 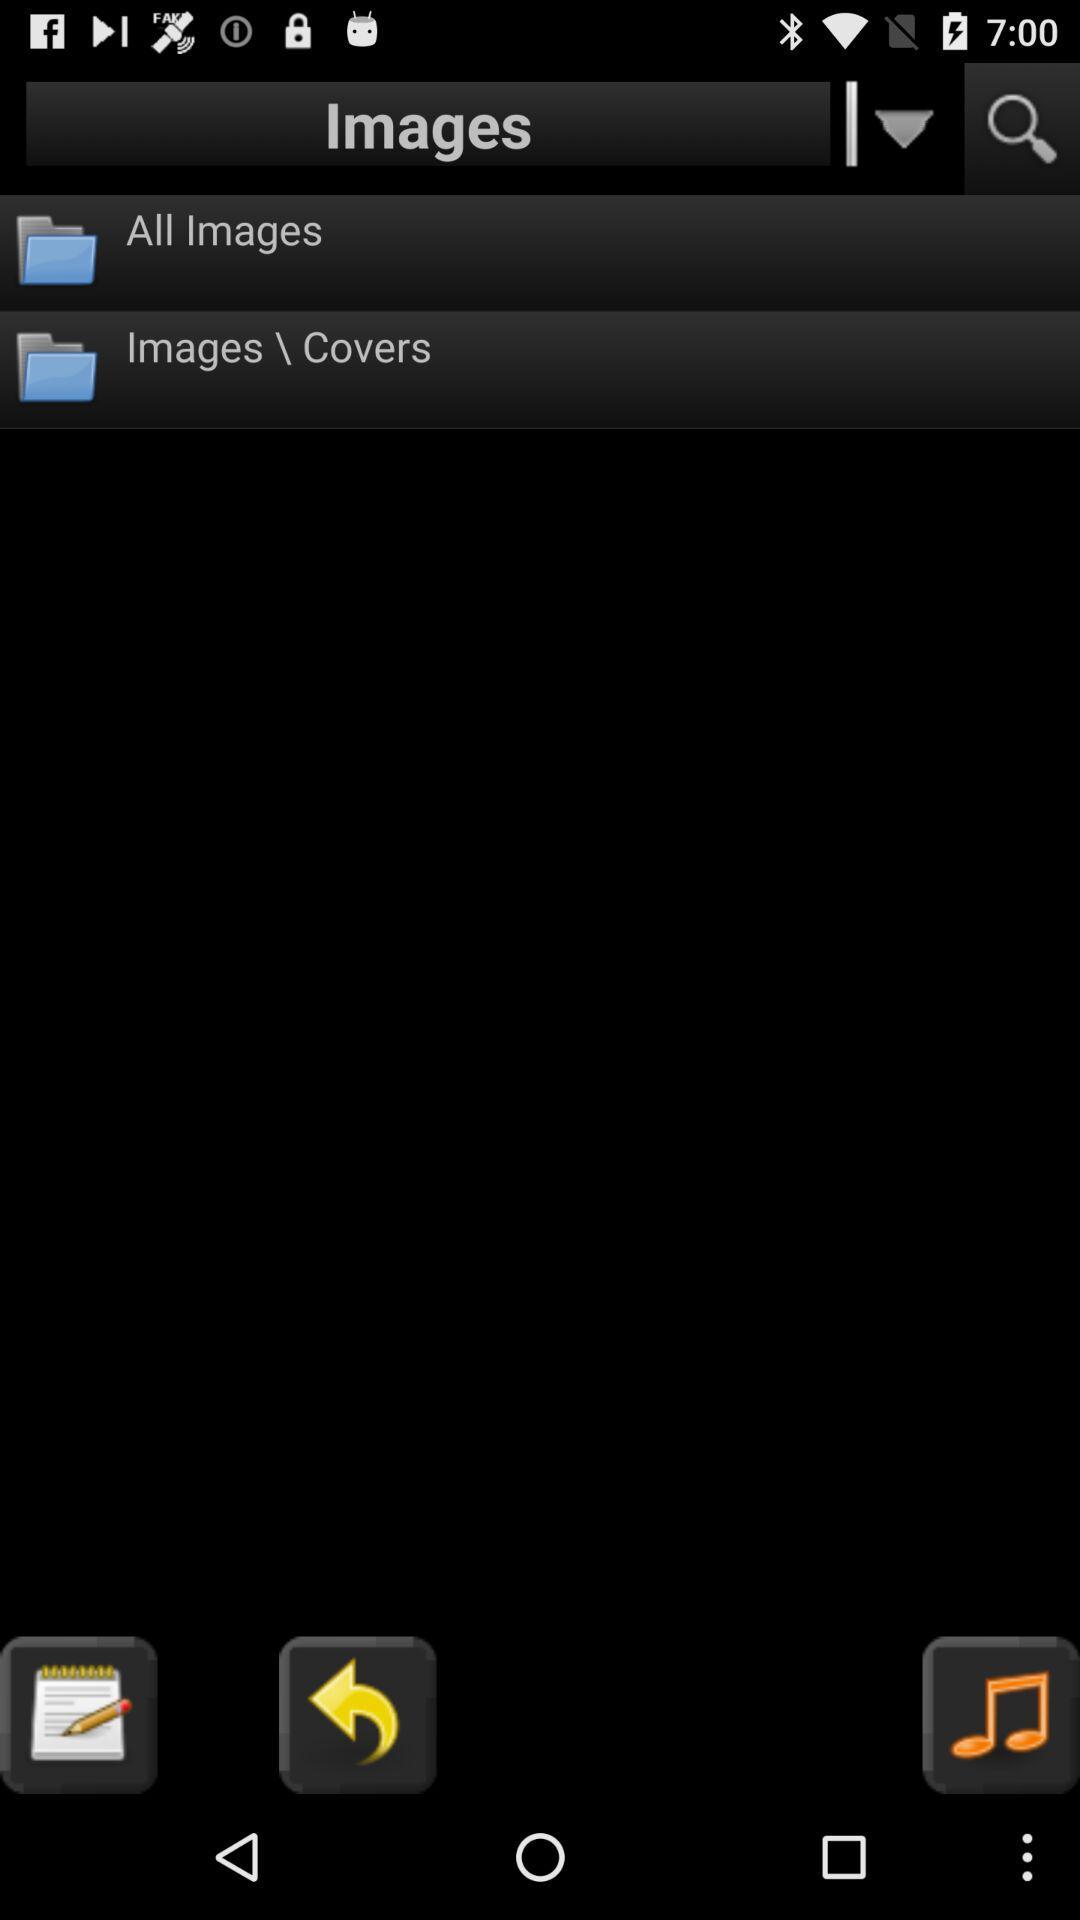 I want to click on the edit icon, so click(x=77, y=1835).